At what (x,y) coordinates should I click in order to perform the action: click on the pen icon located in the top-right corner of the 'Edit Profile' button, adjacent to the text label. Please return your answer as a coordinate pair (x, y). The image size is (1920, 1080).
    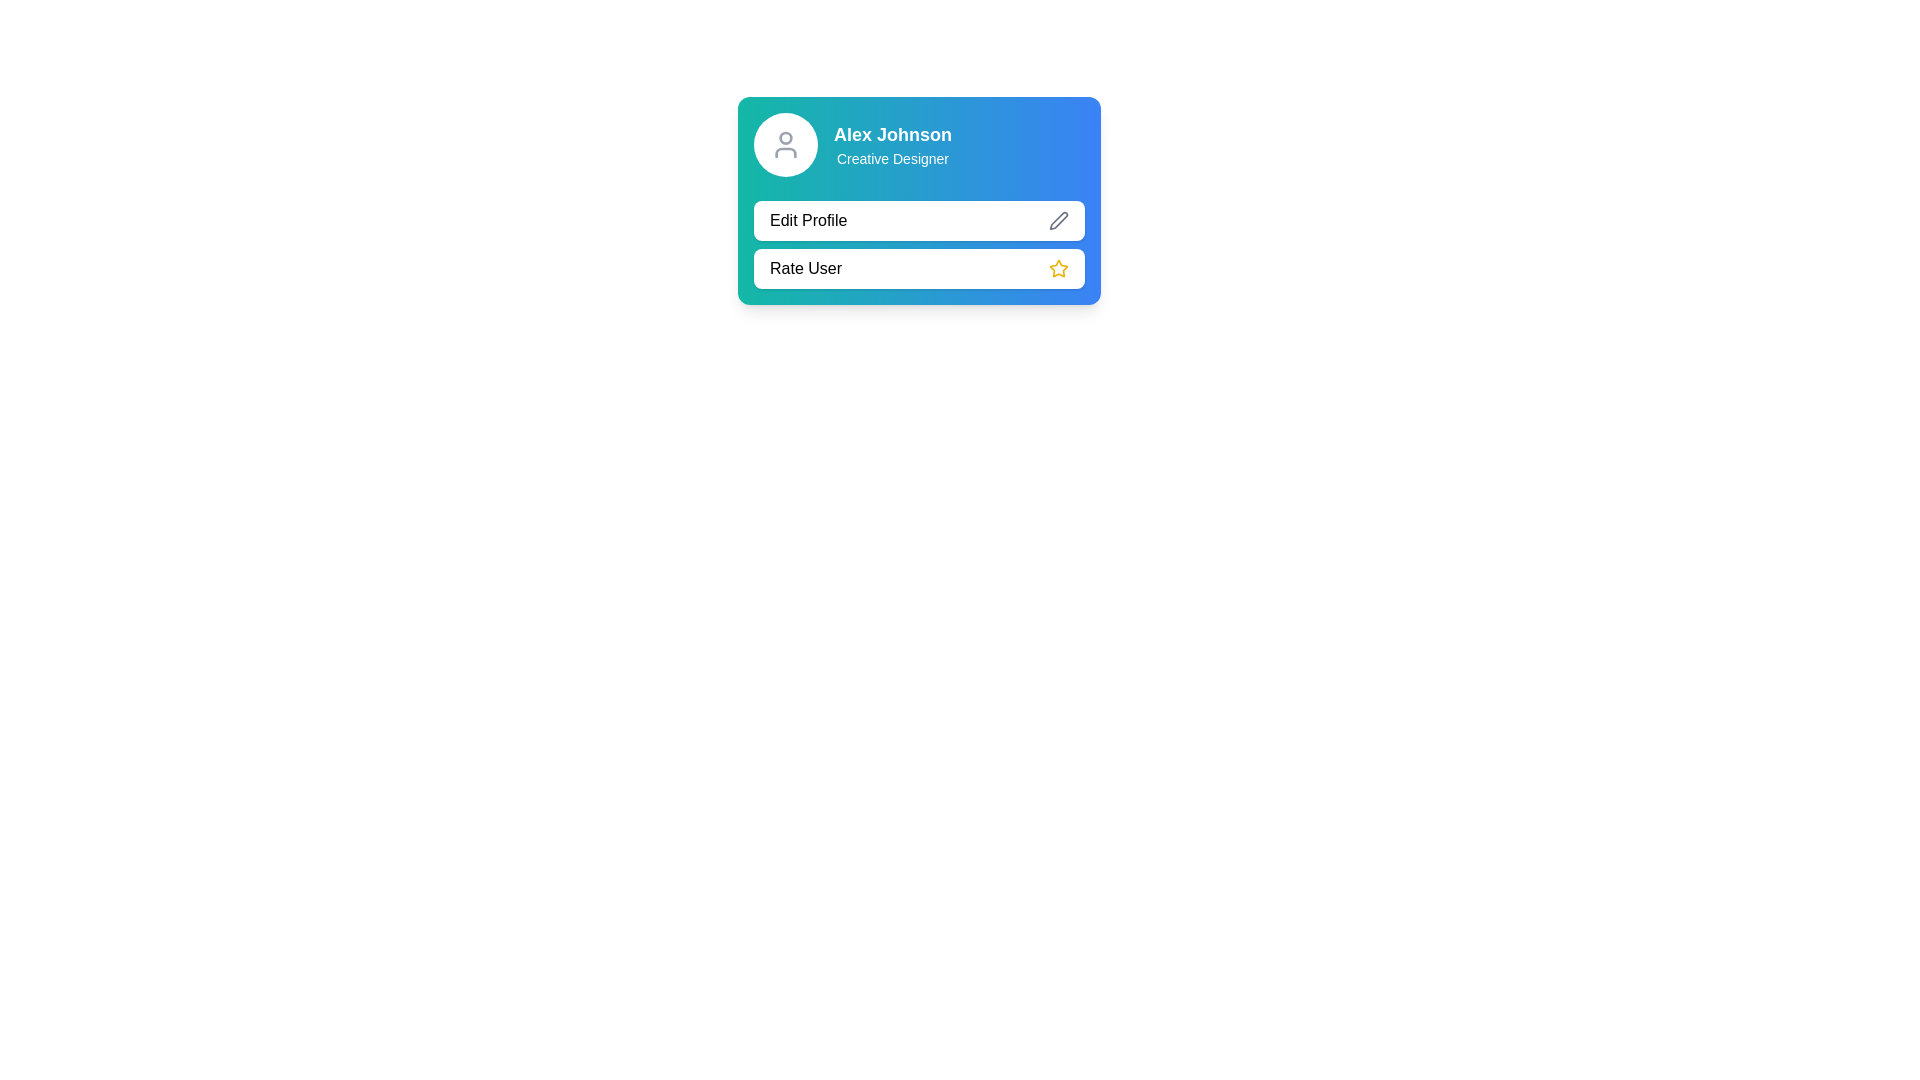
    Looking at the image, I should click on (1058, 219).